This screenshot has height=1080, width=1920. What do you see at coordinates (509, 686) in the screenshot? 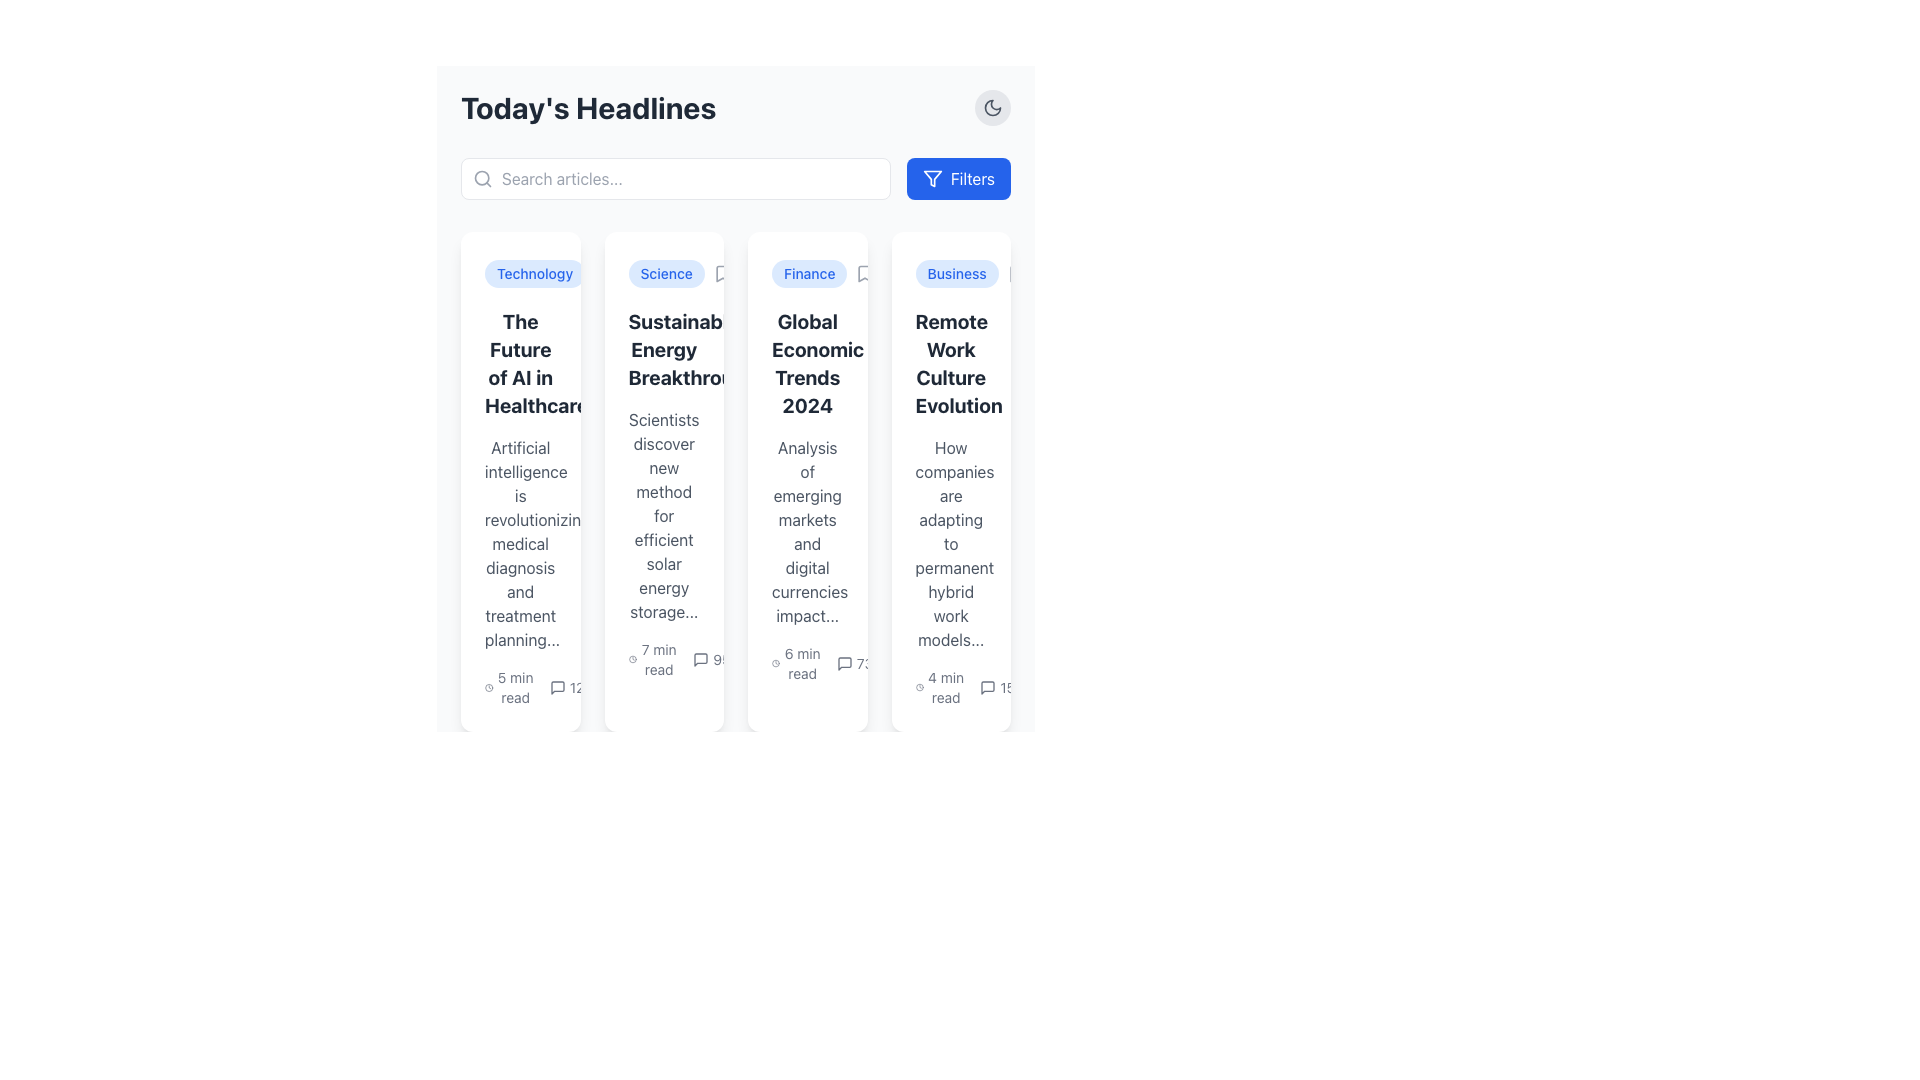
I see `the informational label indicating the estimated time required to read the article 'The Future of AI in Healthcare' to evaluate article length` at bounding box center [509, 686].